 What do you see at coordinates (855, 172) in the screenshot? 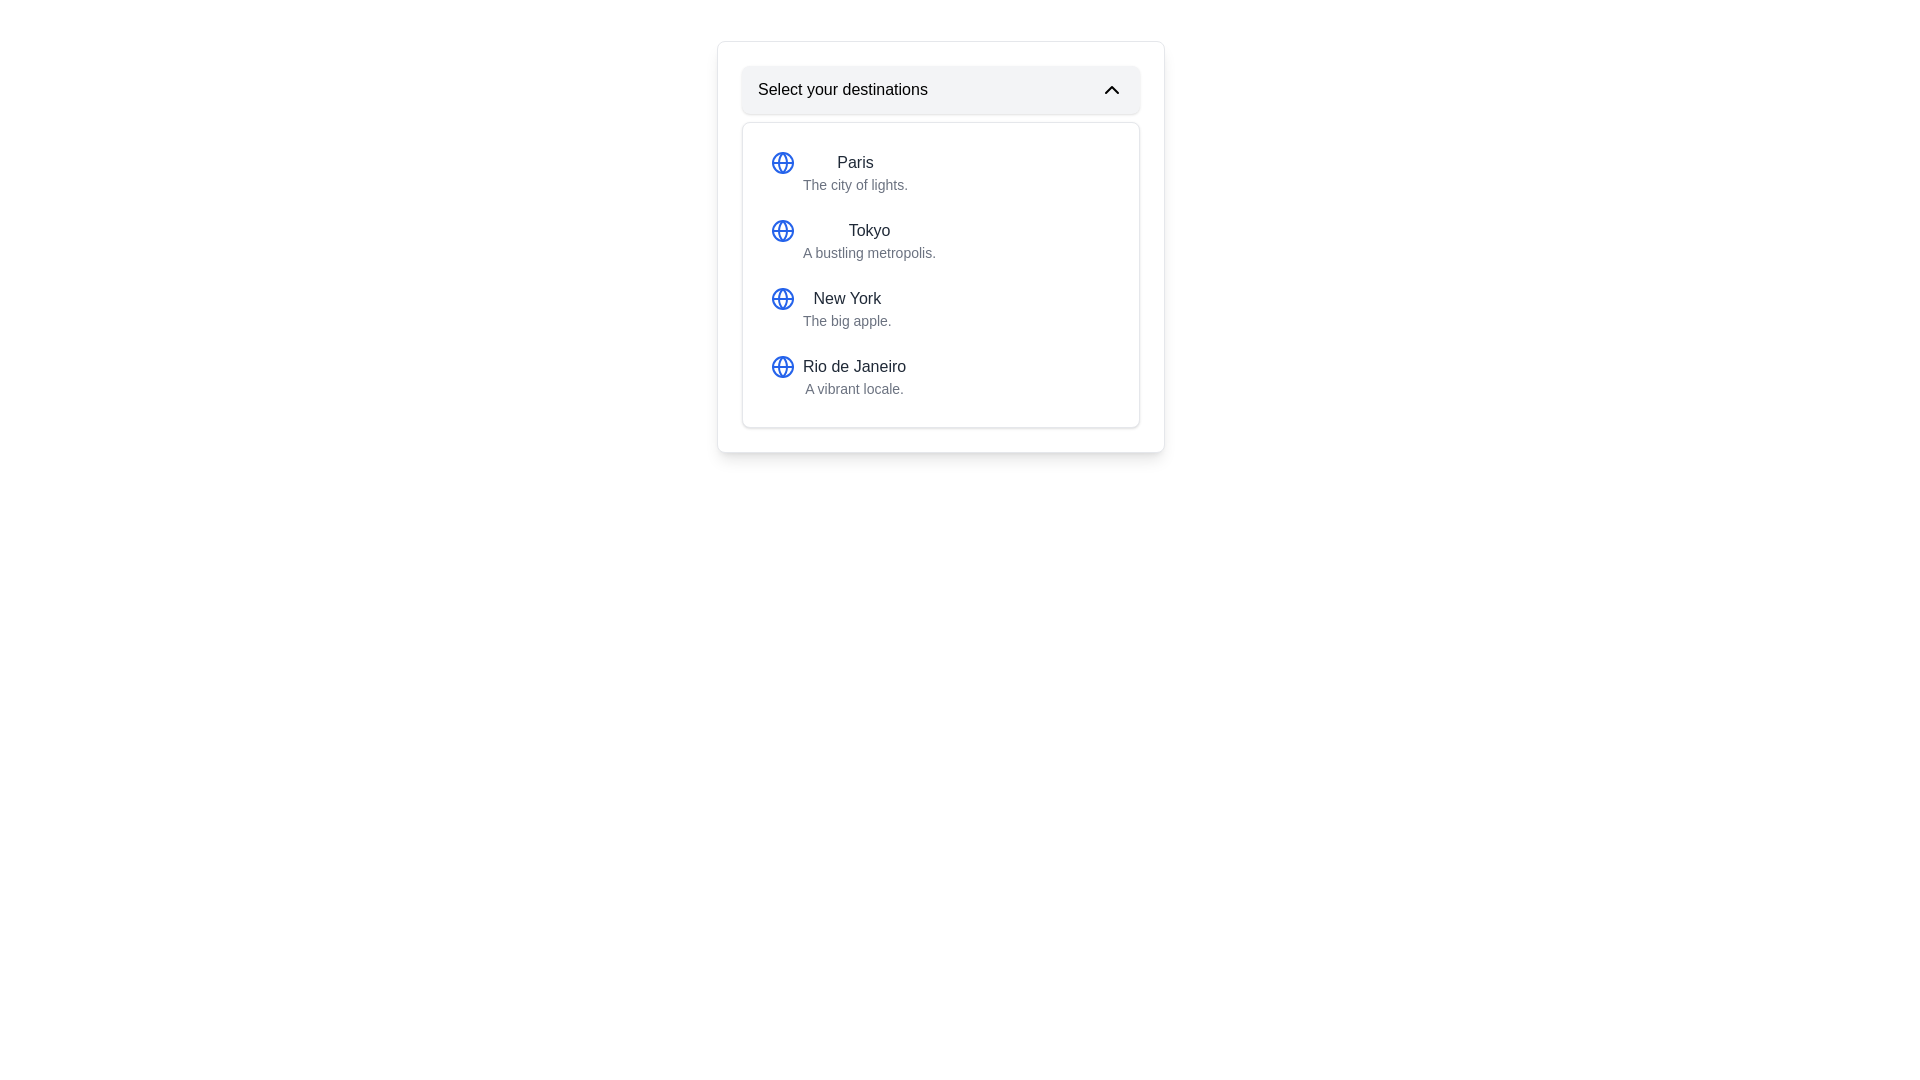
I see `the list item featuring the heading 'Paris' and subheading 'The city of lights', which is the first item in the dropdown menu, visually connected to a blue globe icon on its left` at bounding box center [855, 172].